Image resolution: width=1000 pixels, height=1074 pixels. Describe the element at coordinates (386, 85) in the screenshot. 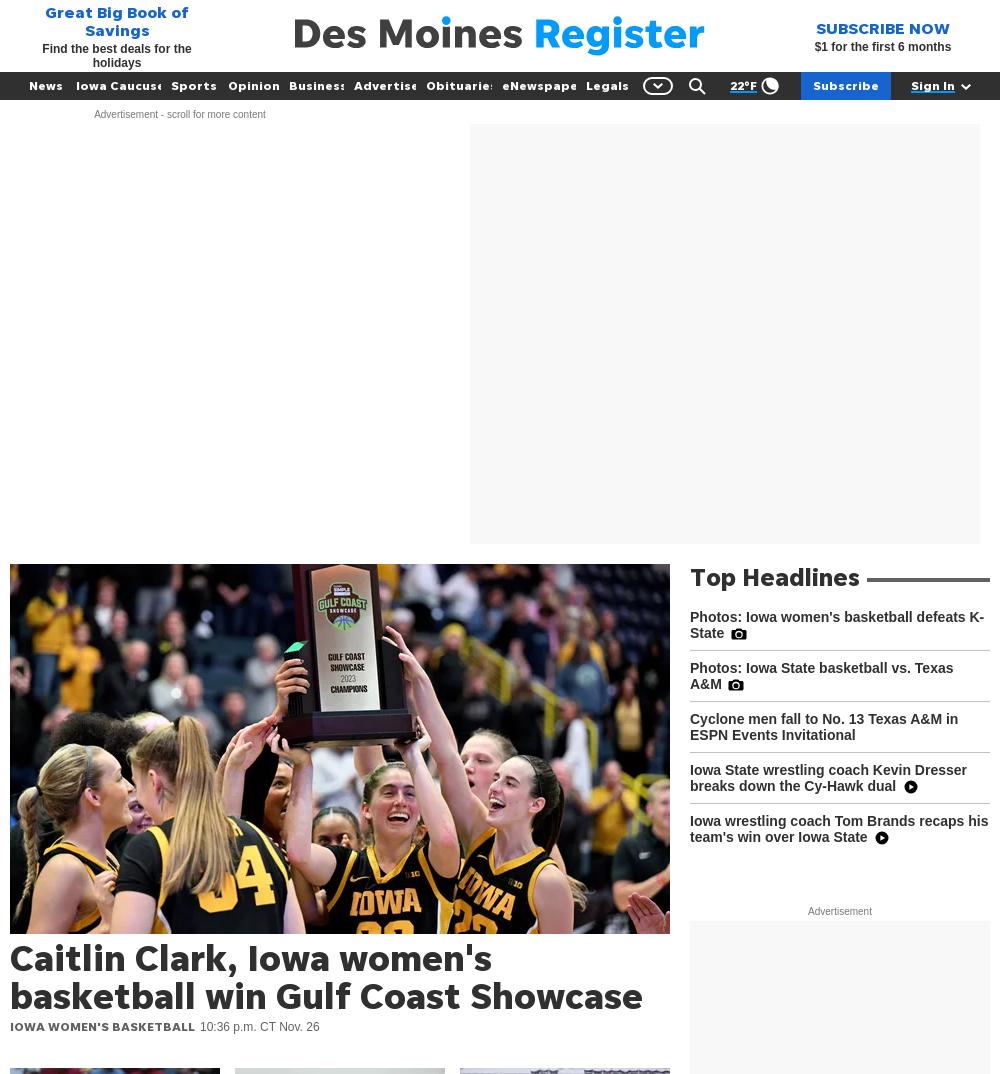

I see `'Advertise'` at that location.